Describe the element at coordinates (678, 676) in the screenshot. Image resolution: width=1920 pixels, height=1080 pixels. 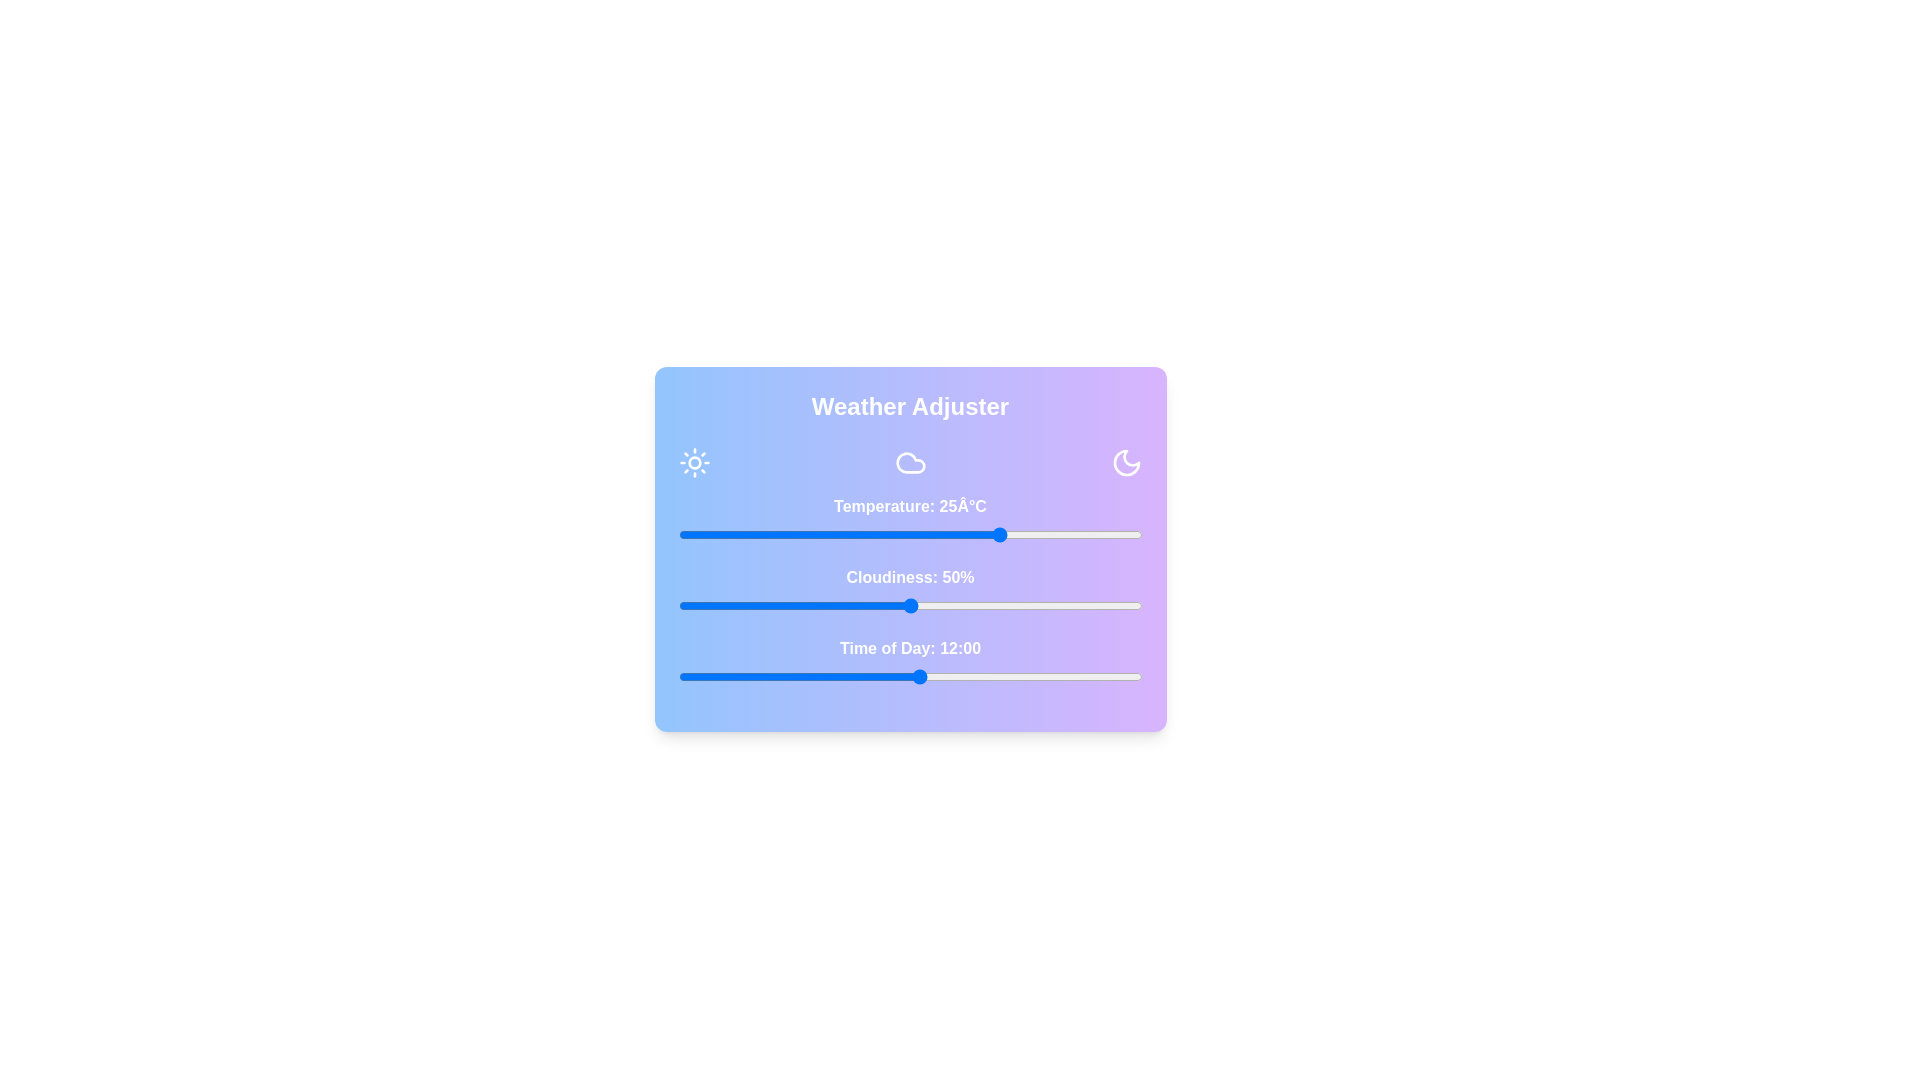
I see `the time of day` at that location.